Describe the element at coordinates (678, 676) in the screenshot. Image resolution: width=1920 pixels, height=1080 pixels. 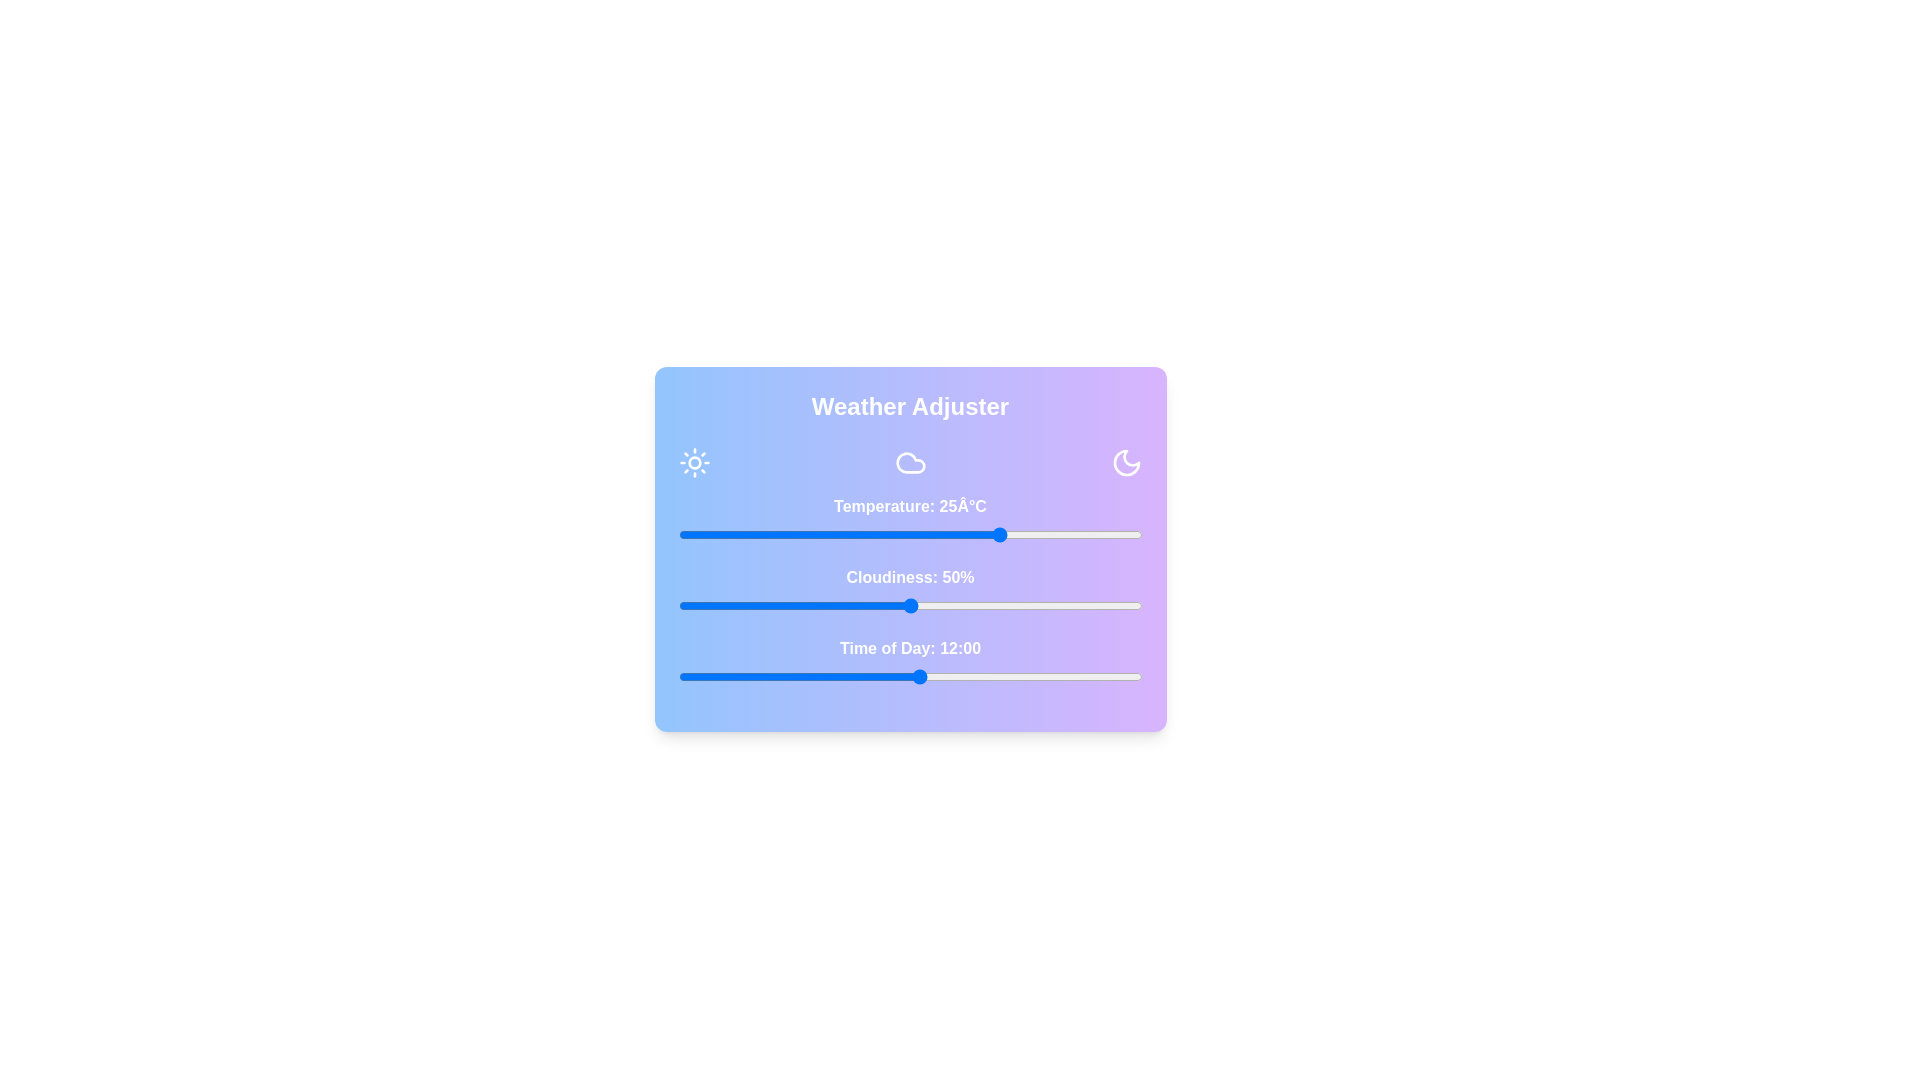
I see `the time of day` at that location.